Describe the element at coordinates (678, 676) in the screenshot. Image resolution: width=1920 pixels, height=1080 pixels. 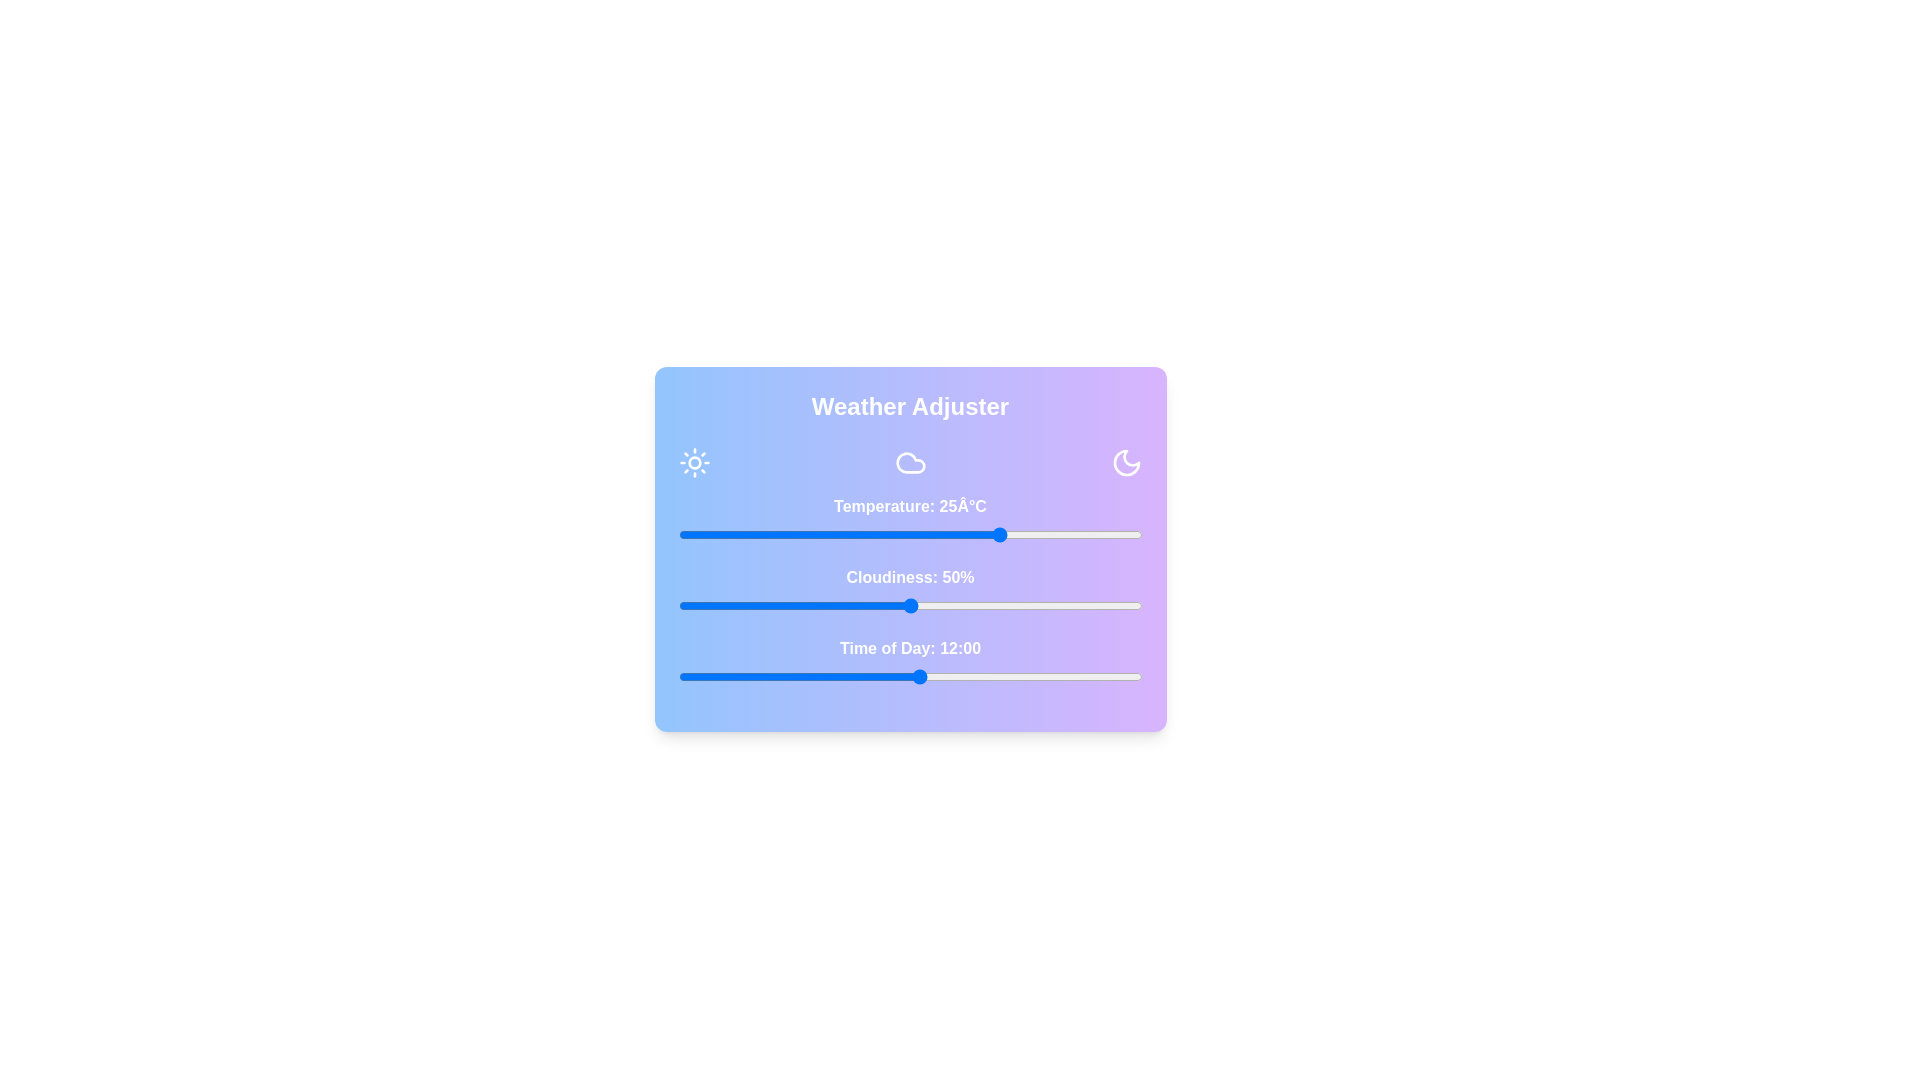
I see `the time of day` at that location.